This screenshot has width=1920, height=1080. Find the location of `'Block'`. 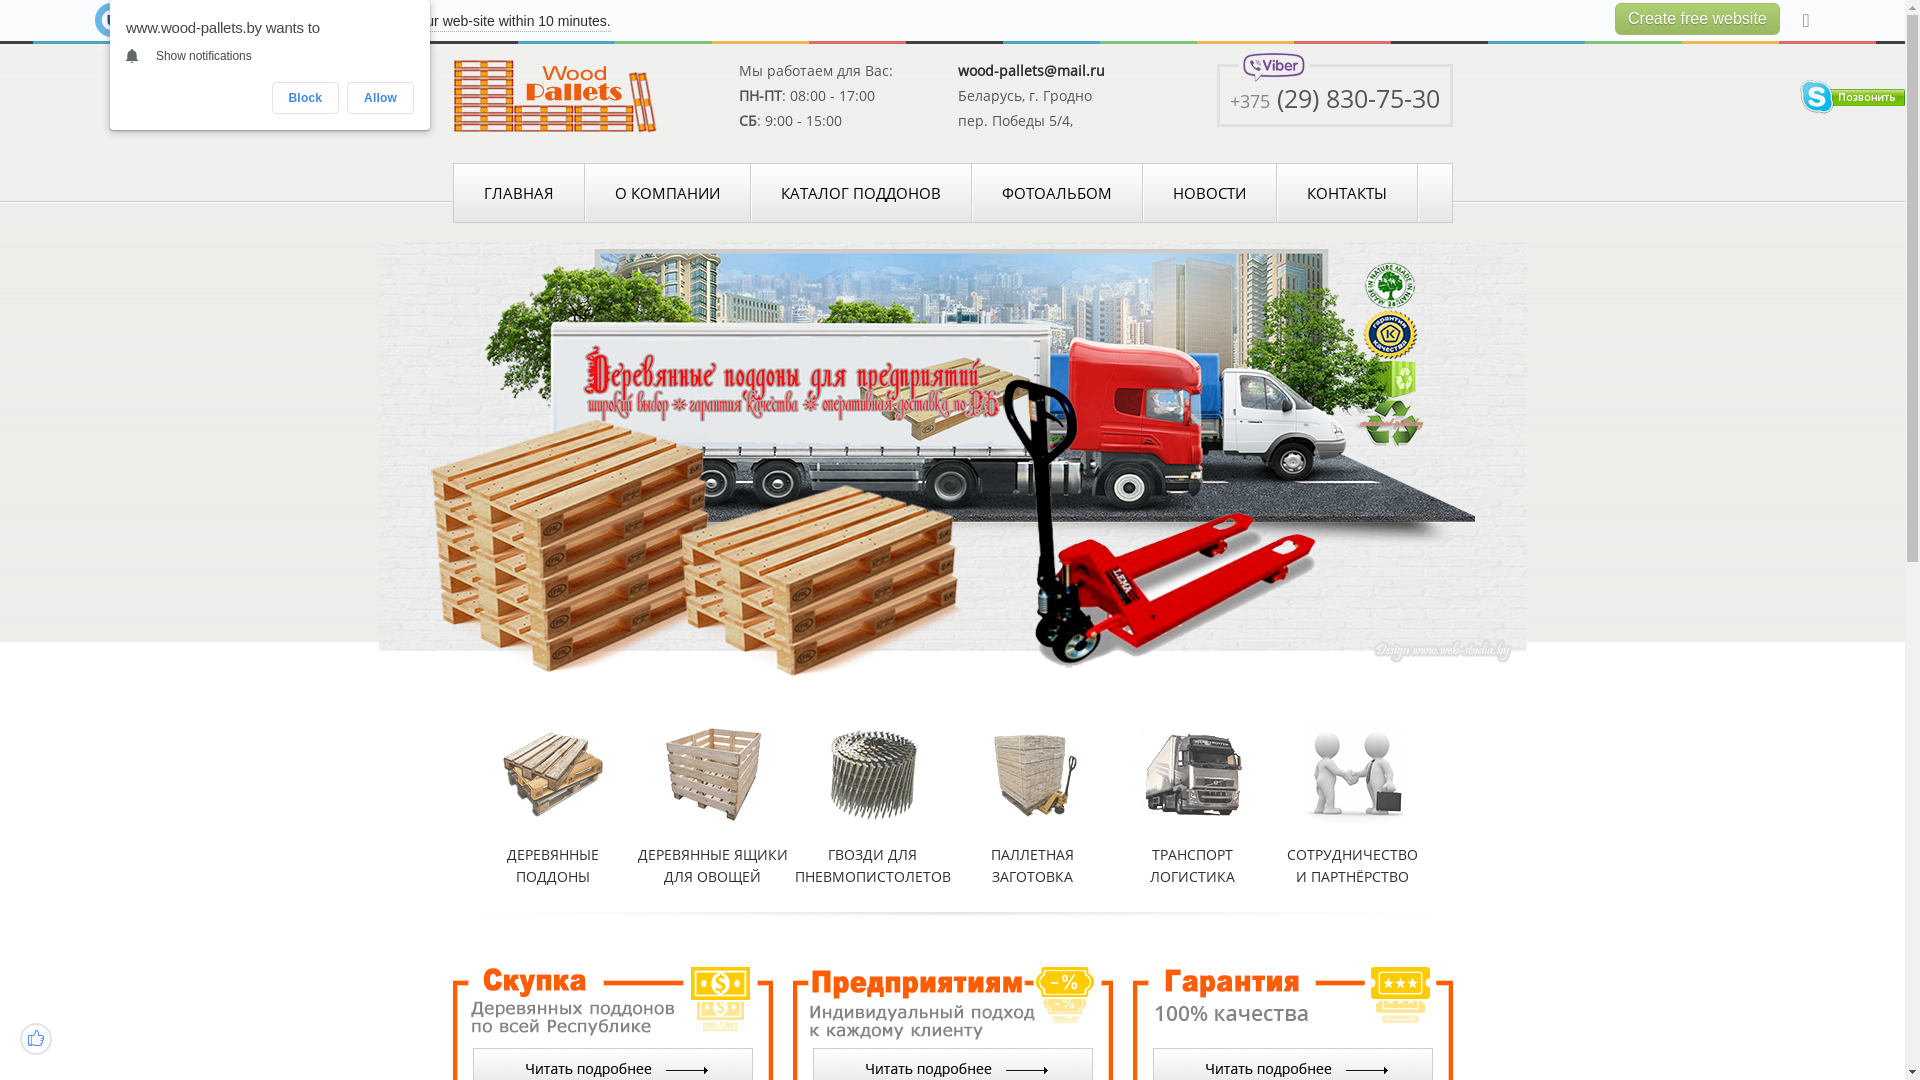

'Block' is located at coordinates (305, 97).